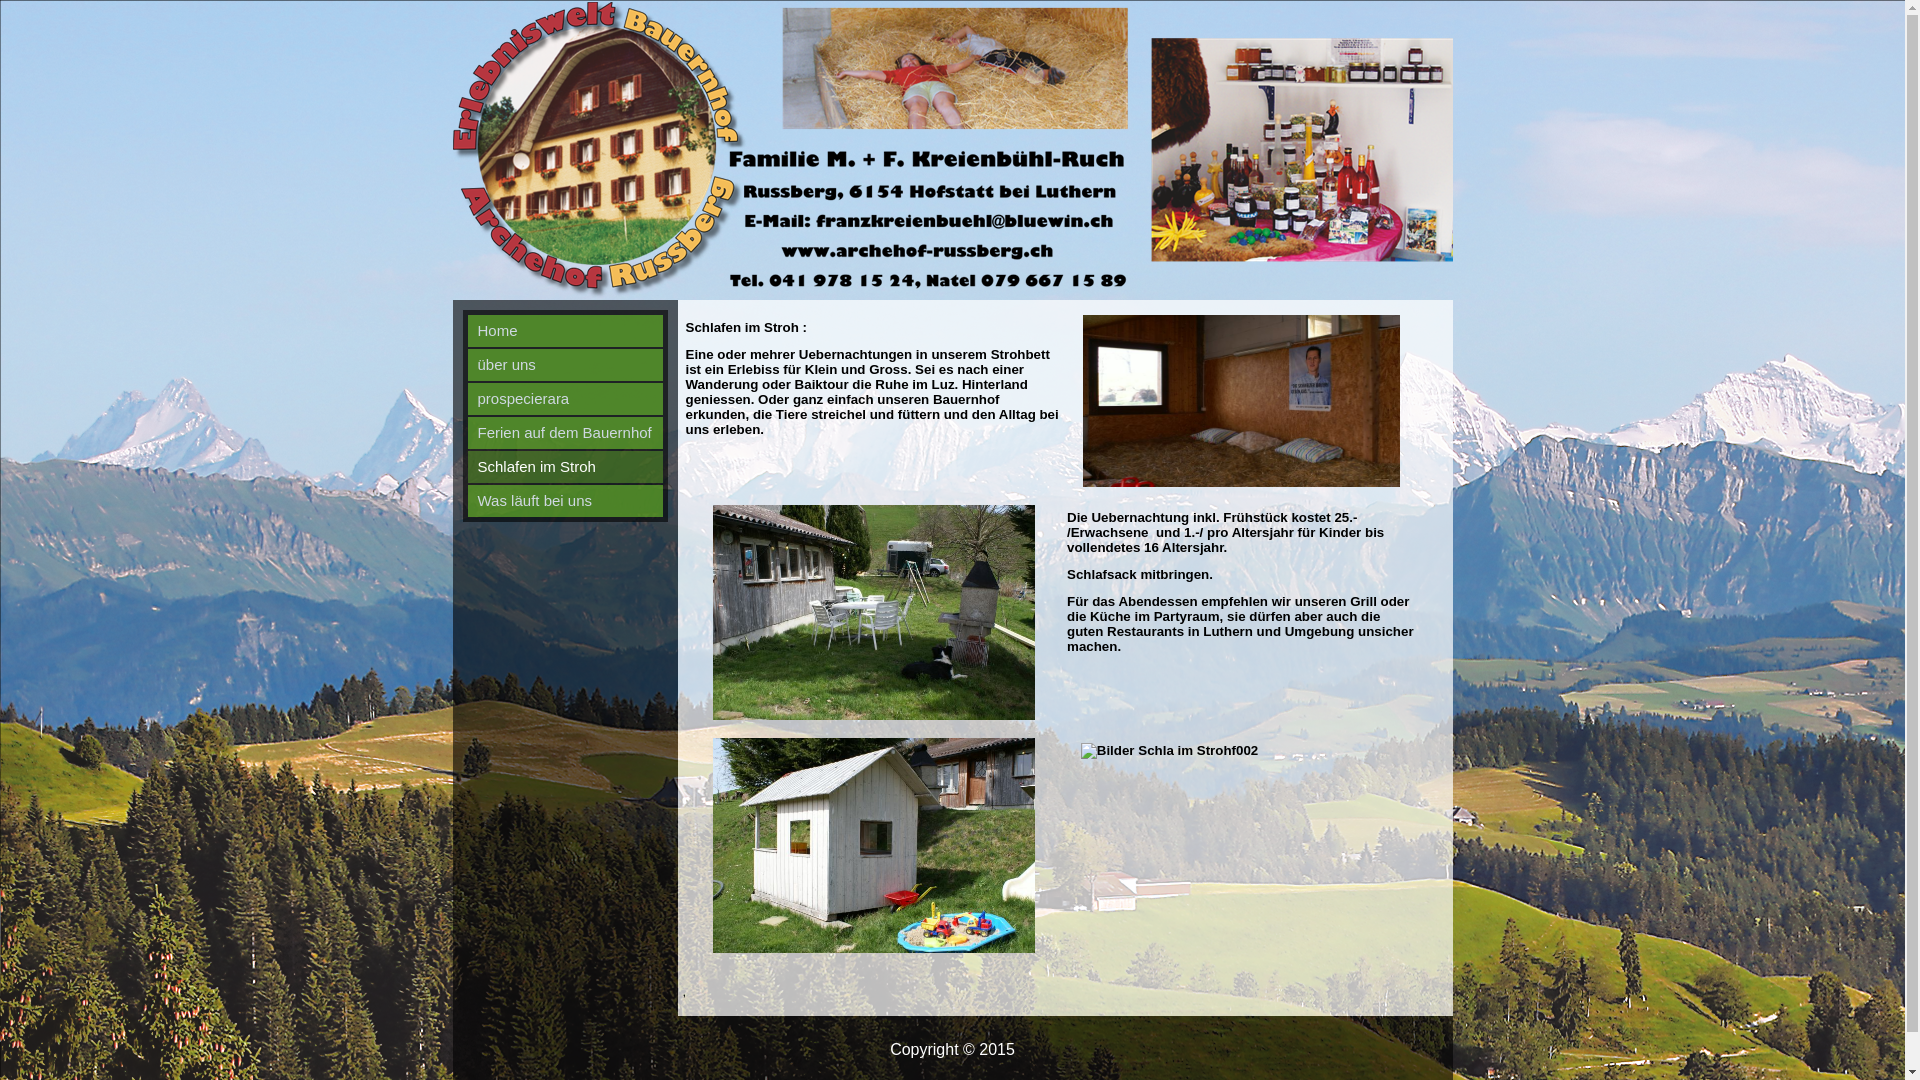  What do you see at coordinates (466, 398) in the screenshot?
I see `'prospecierara'` at bounding box center [466, 398].